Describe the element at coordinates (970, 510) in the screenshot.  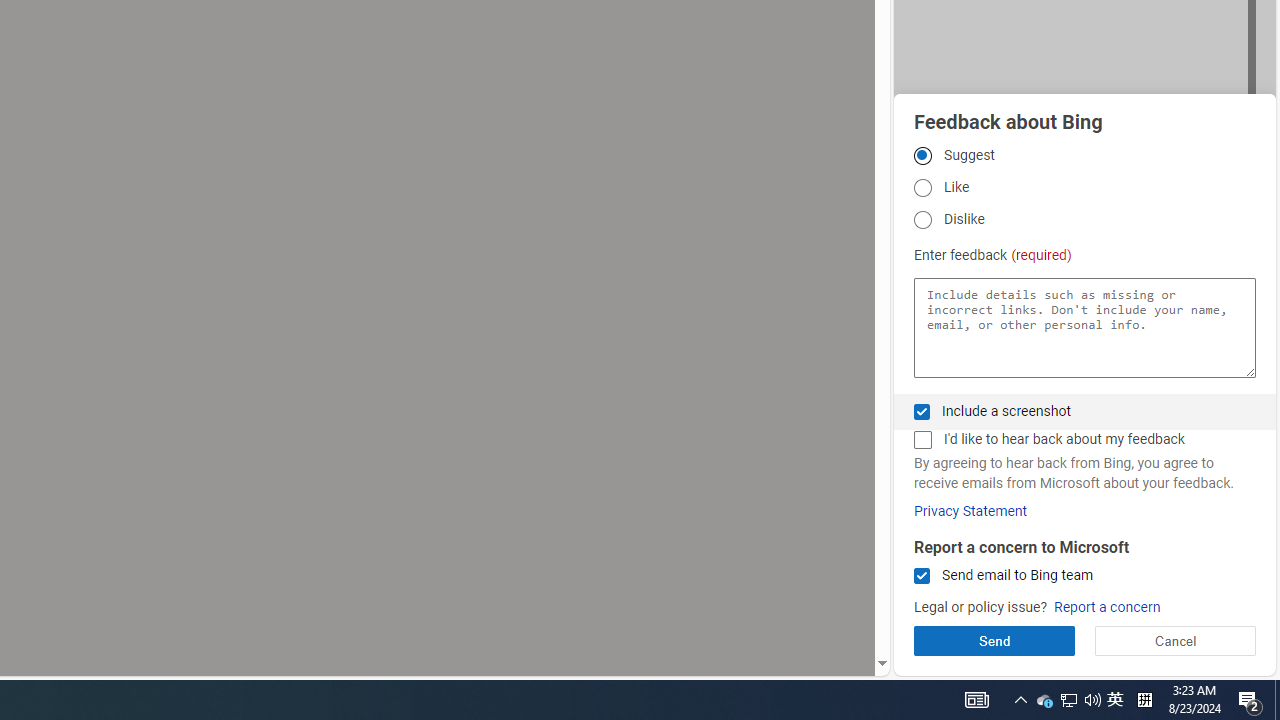
I see `'Privacy Statement'` at that location.